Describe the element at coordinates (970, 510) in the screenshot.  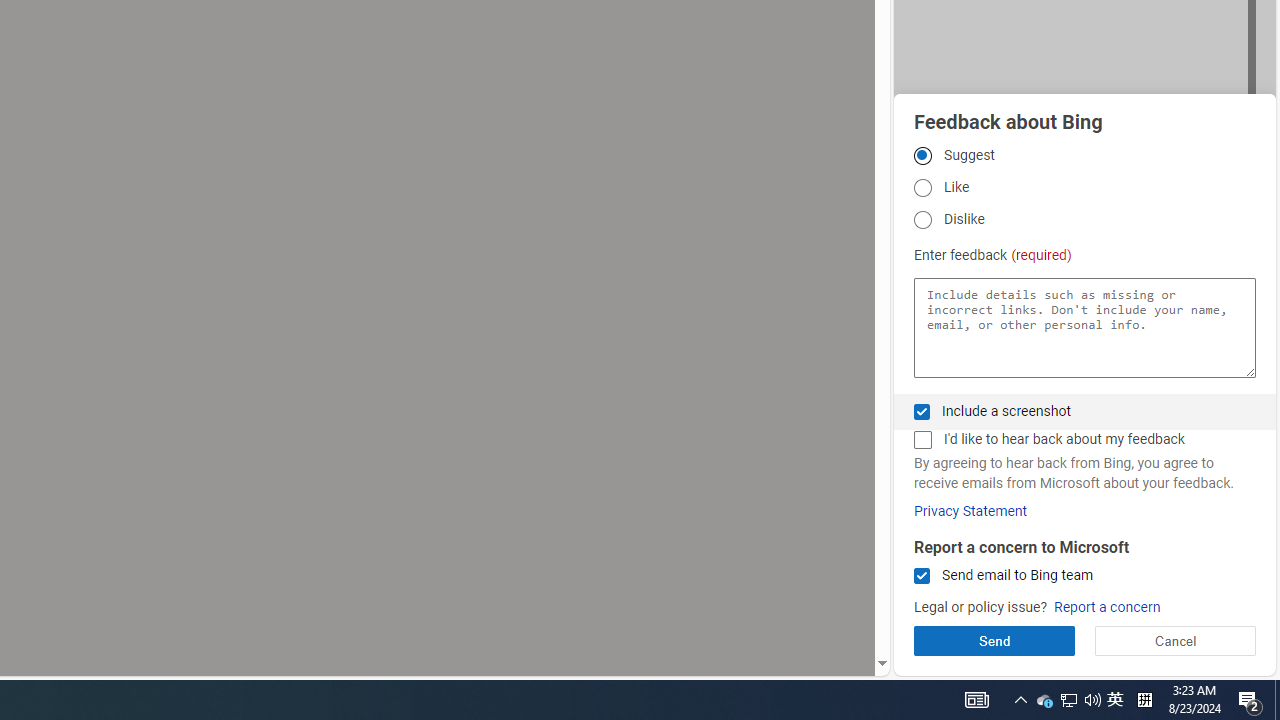
I see `'Privacy Statement'` at that location.